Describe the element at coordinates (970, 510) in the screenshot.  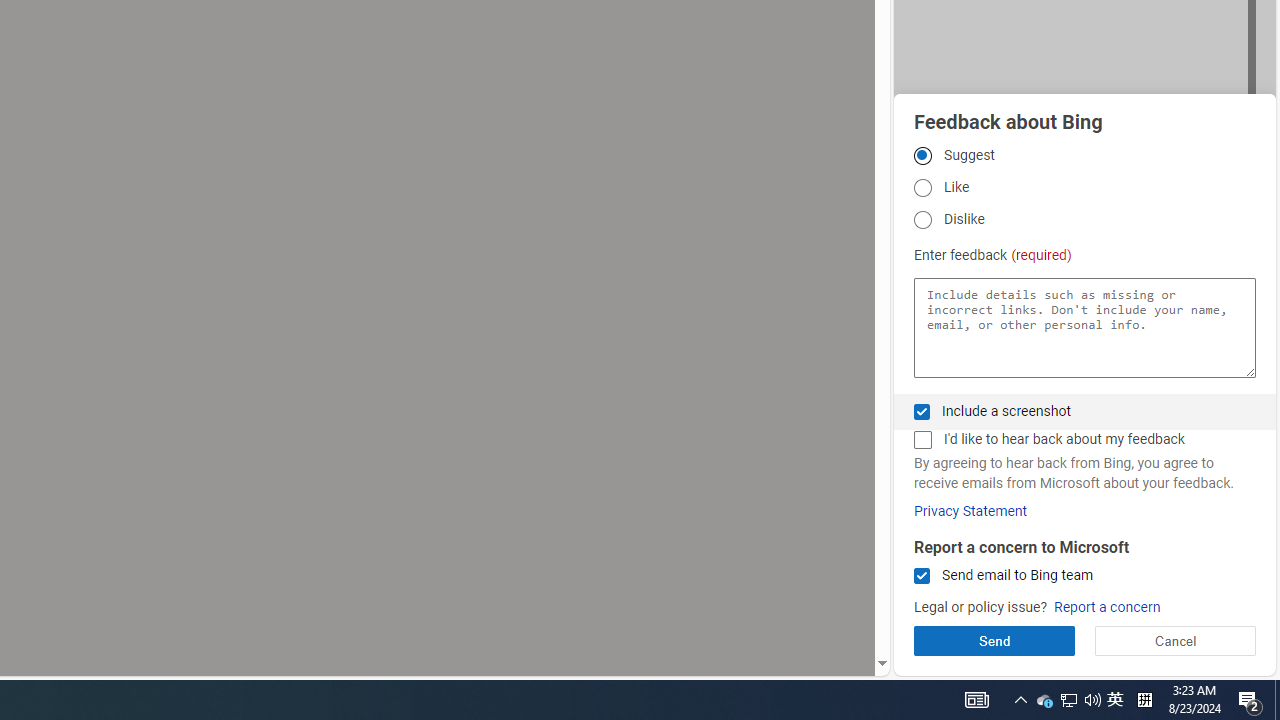
I see `'Privacy Statement'` at that location.